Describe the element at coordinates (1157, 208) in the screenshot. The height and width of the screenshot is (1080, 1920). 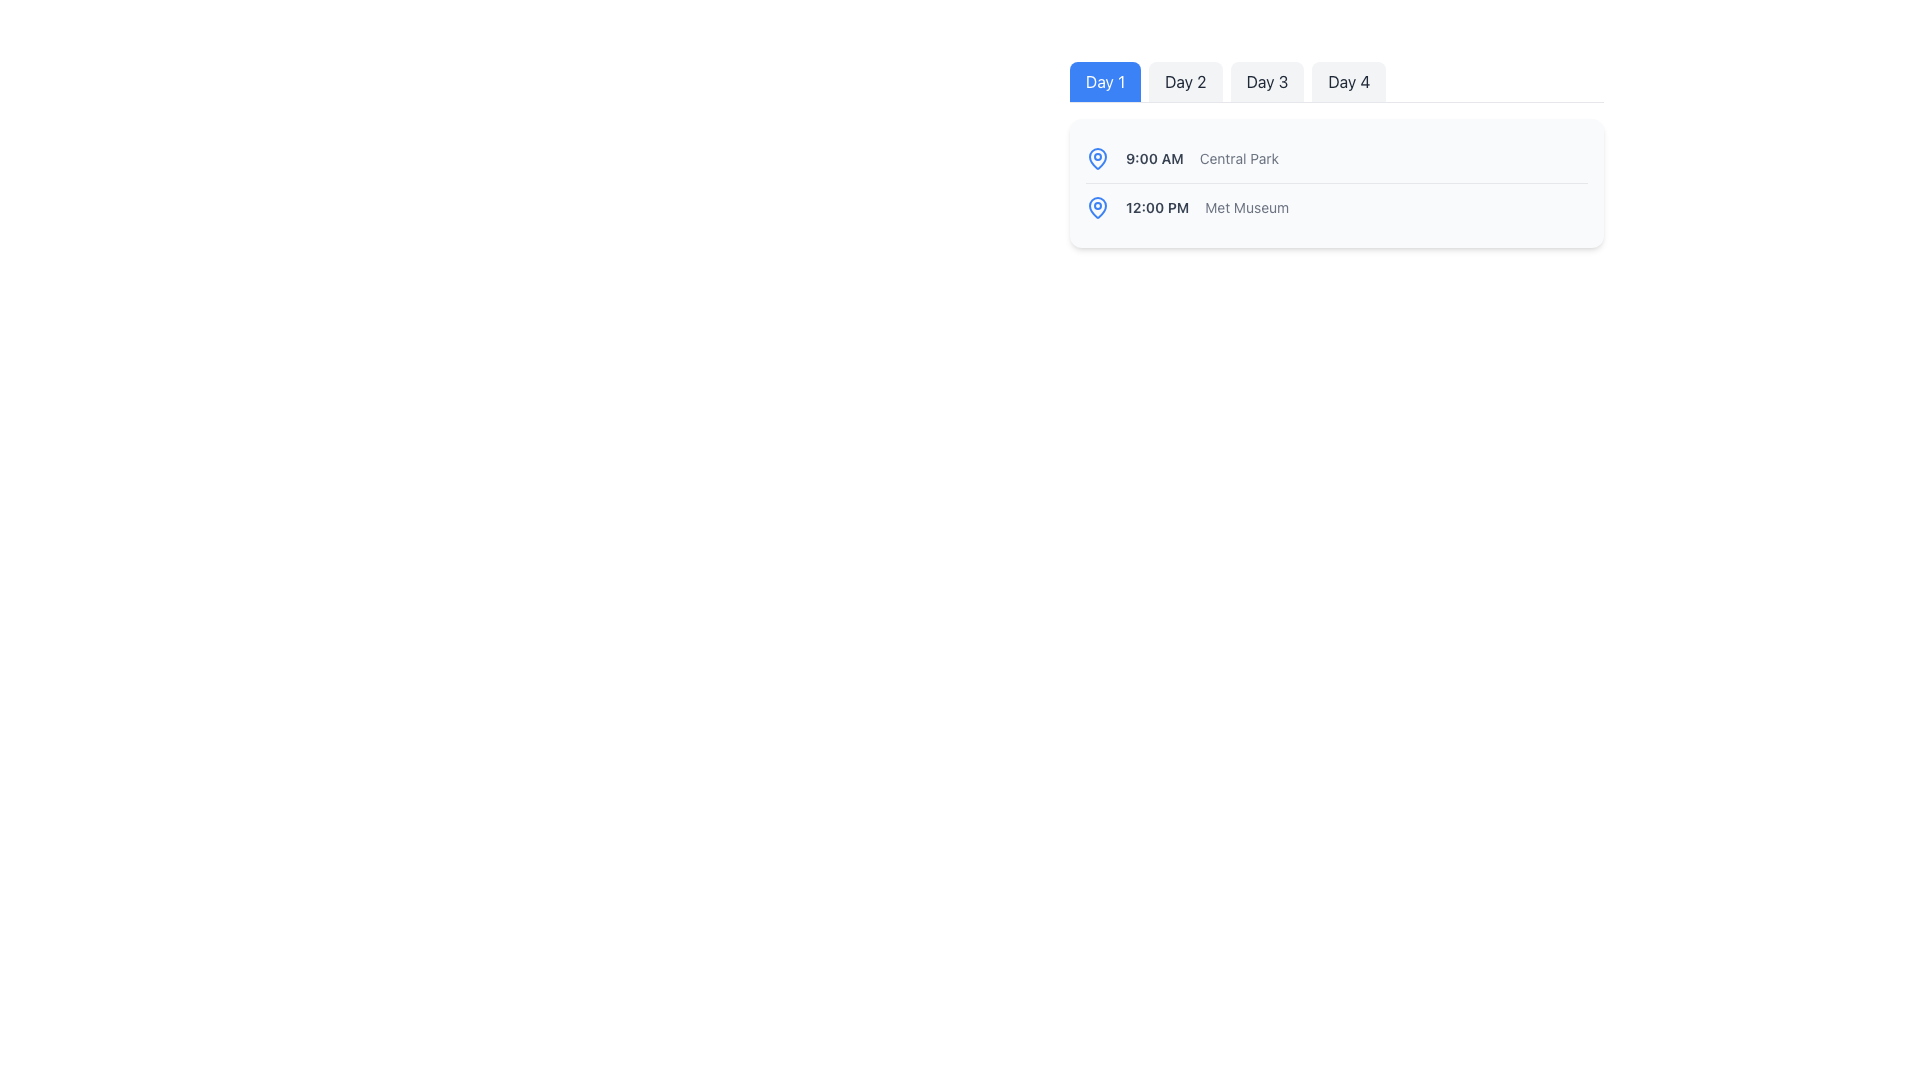
I see `the text label that indicates the scheduled time for an event, which is positioned in the second row of the schedule details list, to the right of a blue location icon and to the left of the text 'Met Museum.'` at that location.